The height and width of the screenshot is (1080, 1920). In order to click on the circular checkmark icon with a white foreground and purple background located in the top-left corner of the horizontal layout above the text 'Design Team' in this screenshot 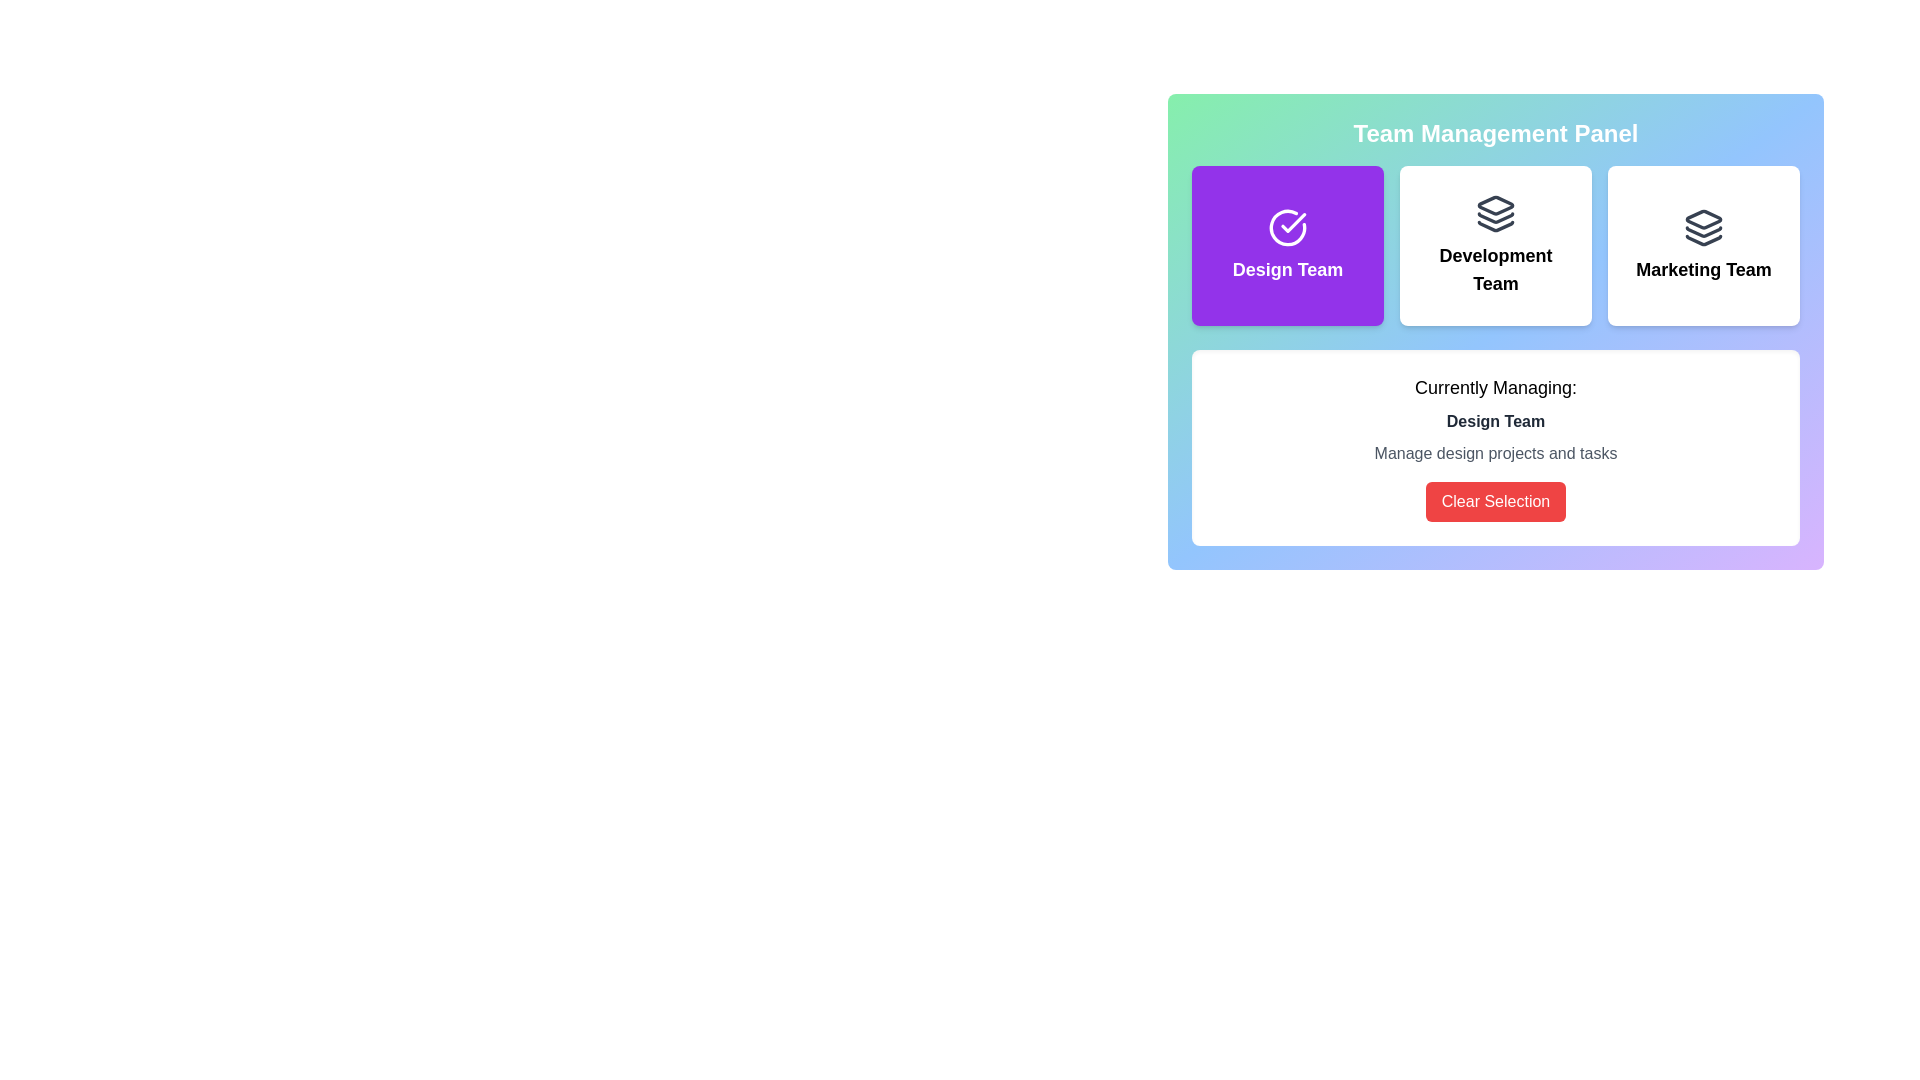, I will do `click(1287, 226)`.